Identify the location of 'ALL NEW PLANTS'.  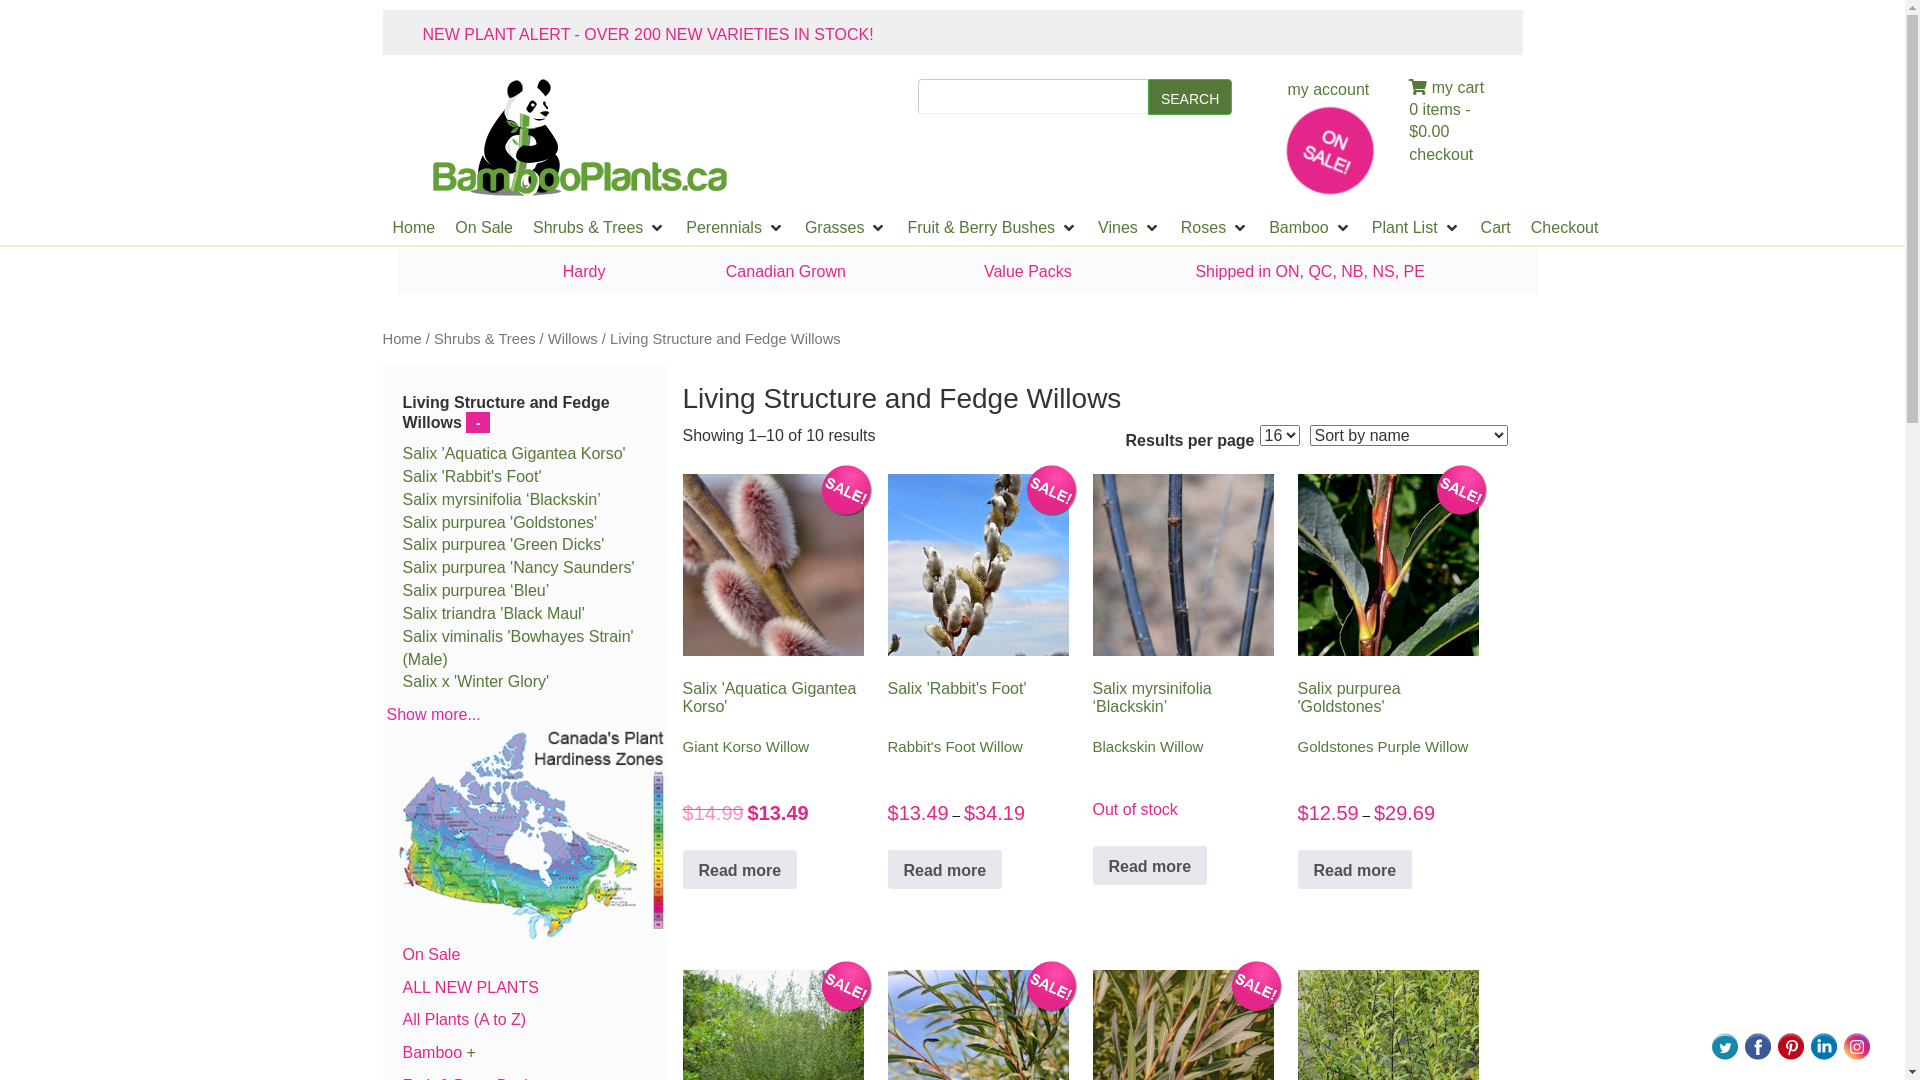
(469, 986).